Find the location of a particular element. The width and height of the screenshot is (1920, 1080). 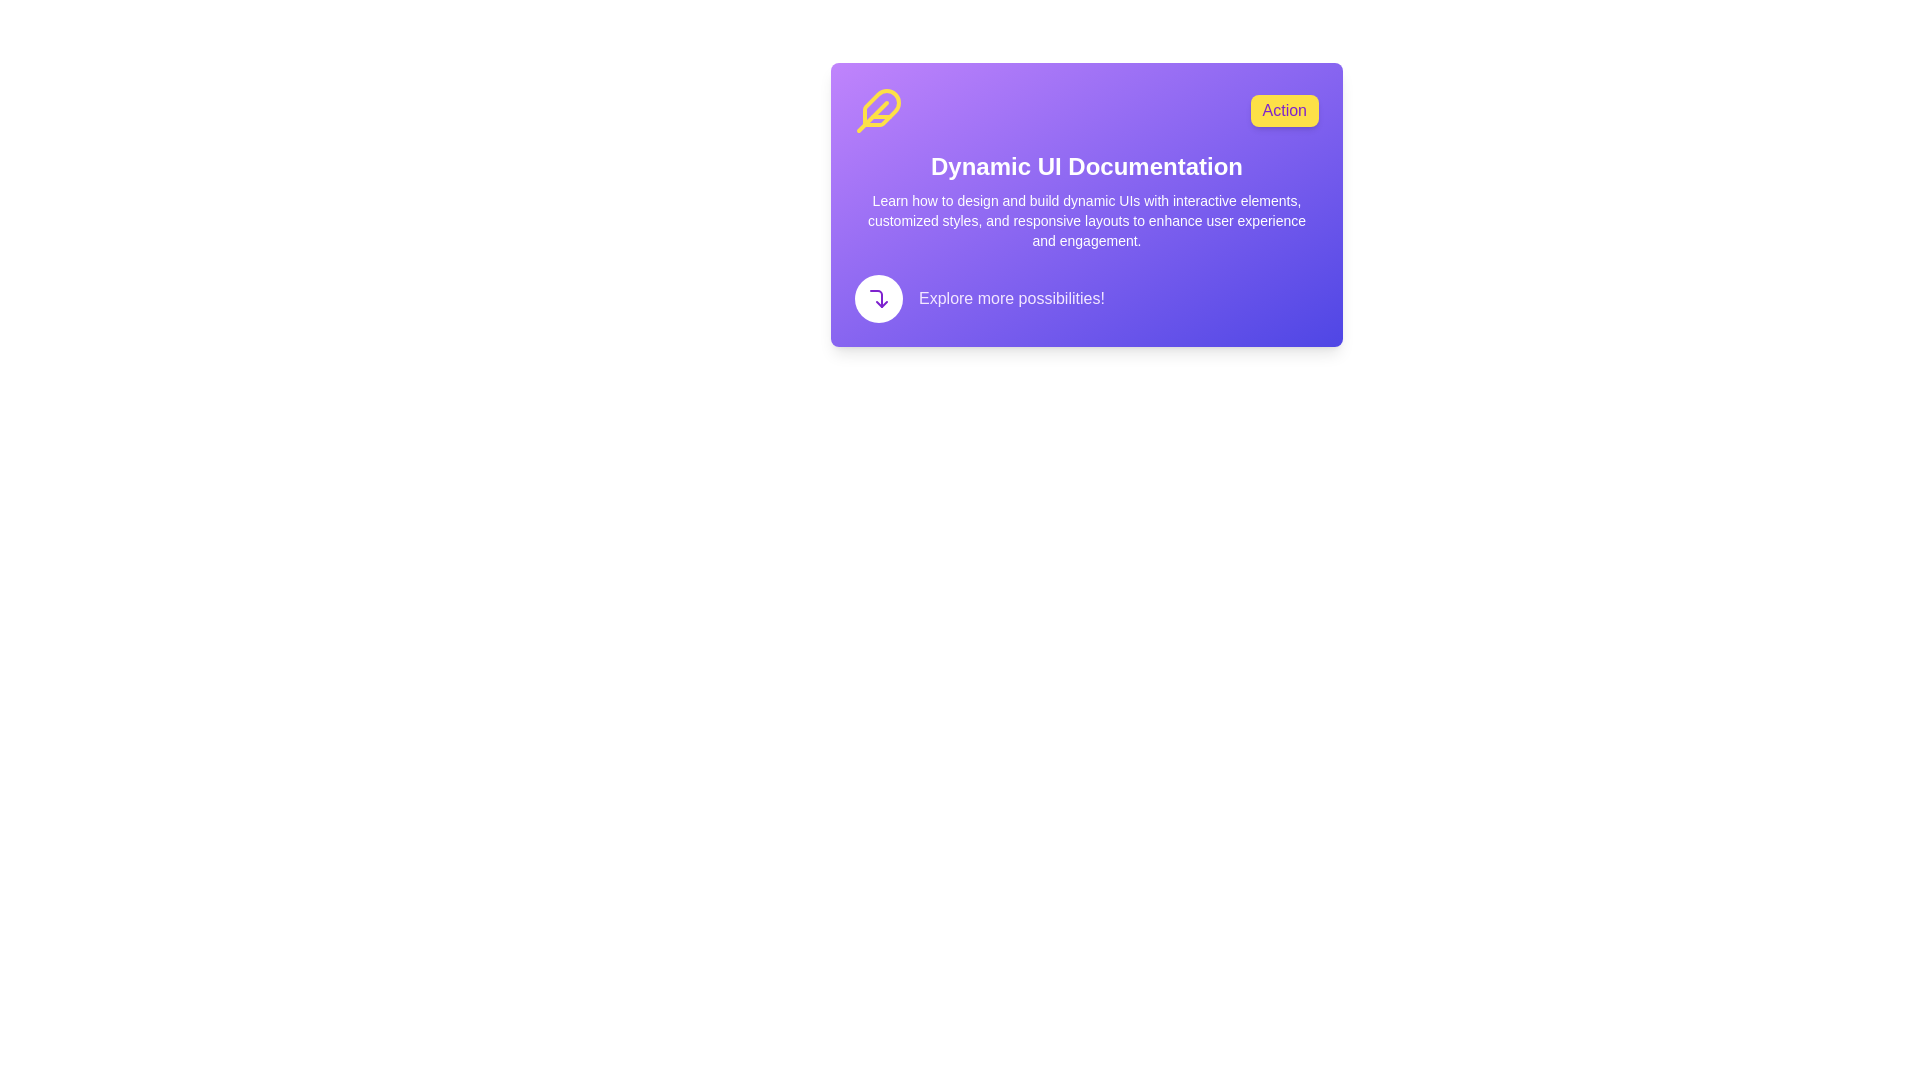

the decorative icon located in the top-left corner of the purple labeled card titled 'Dynamic UI Documentation', which represents creativity or writing is located at coordinates (878, 111).